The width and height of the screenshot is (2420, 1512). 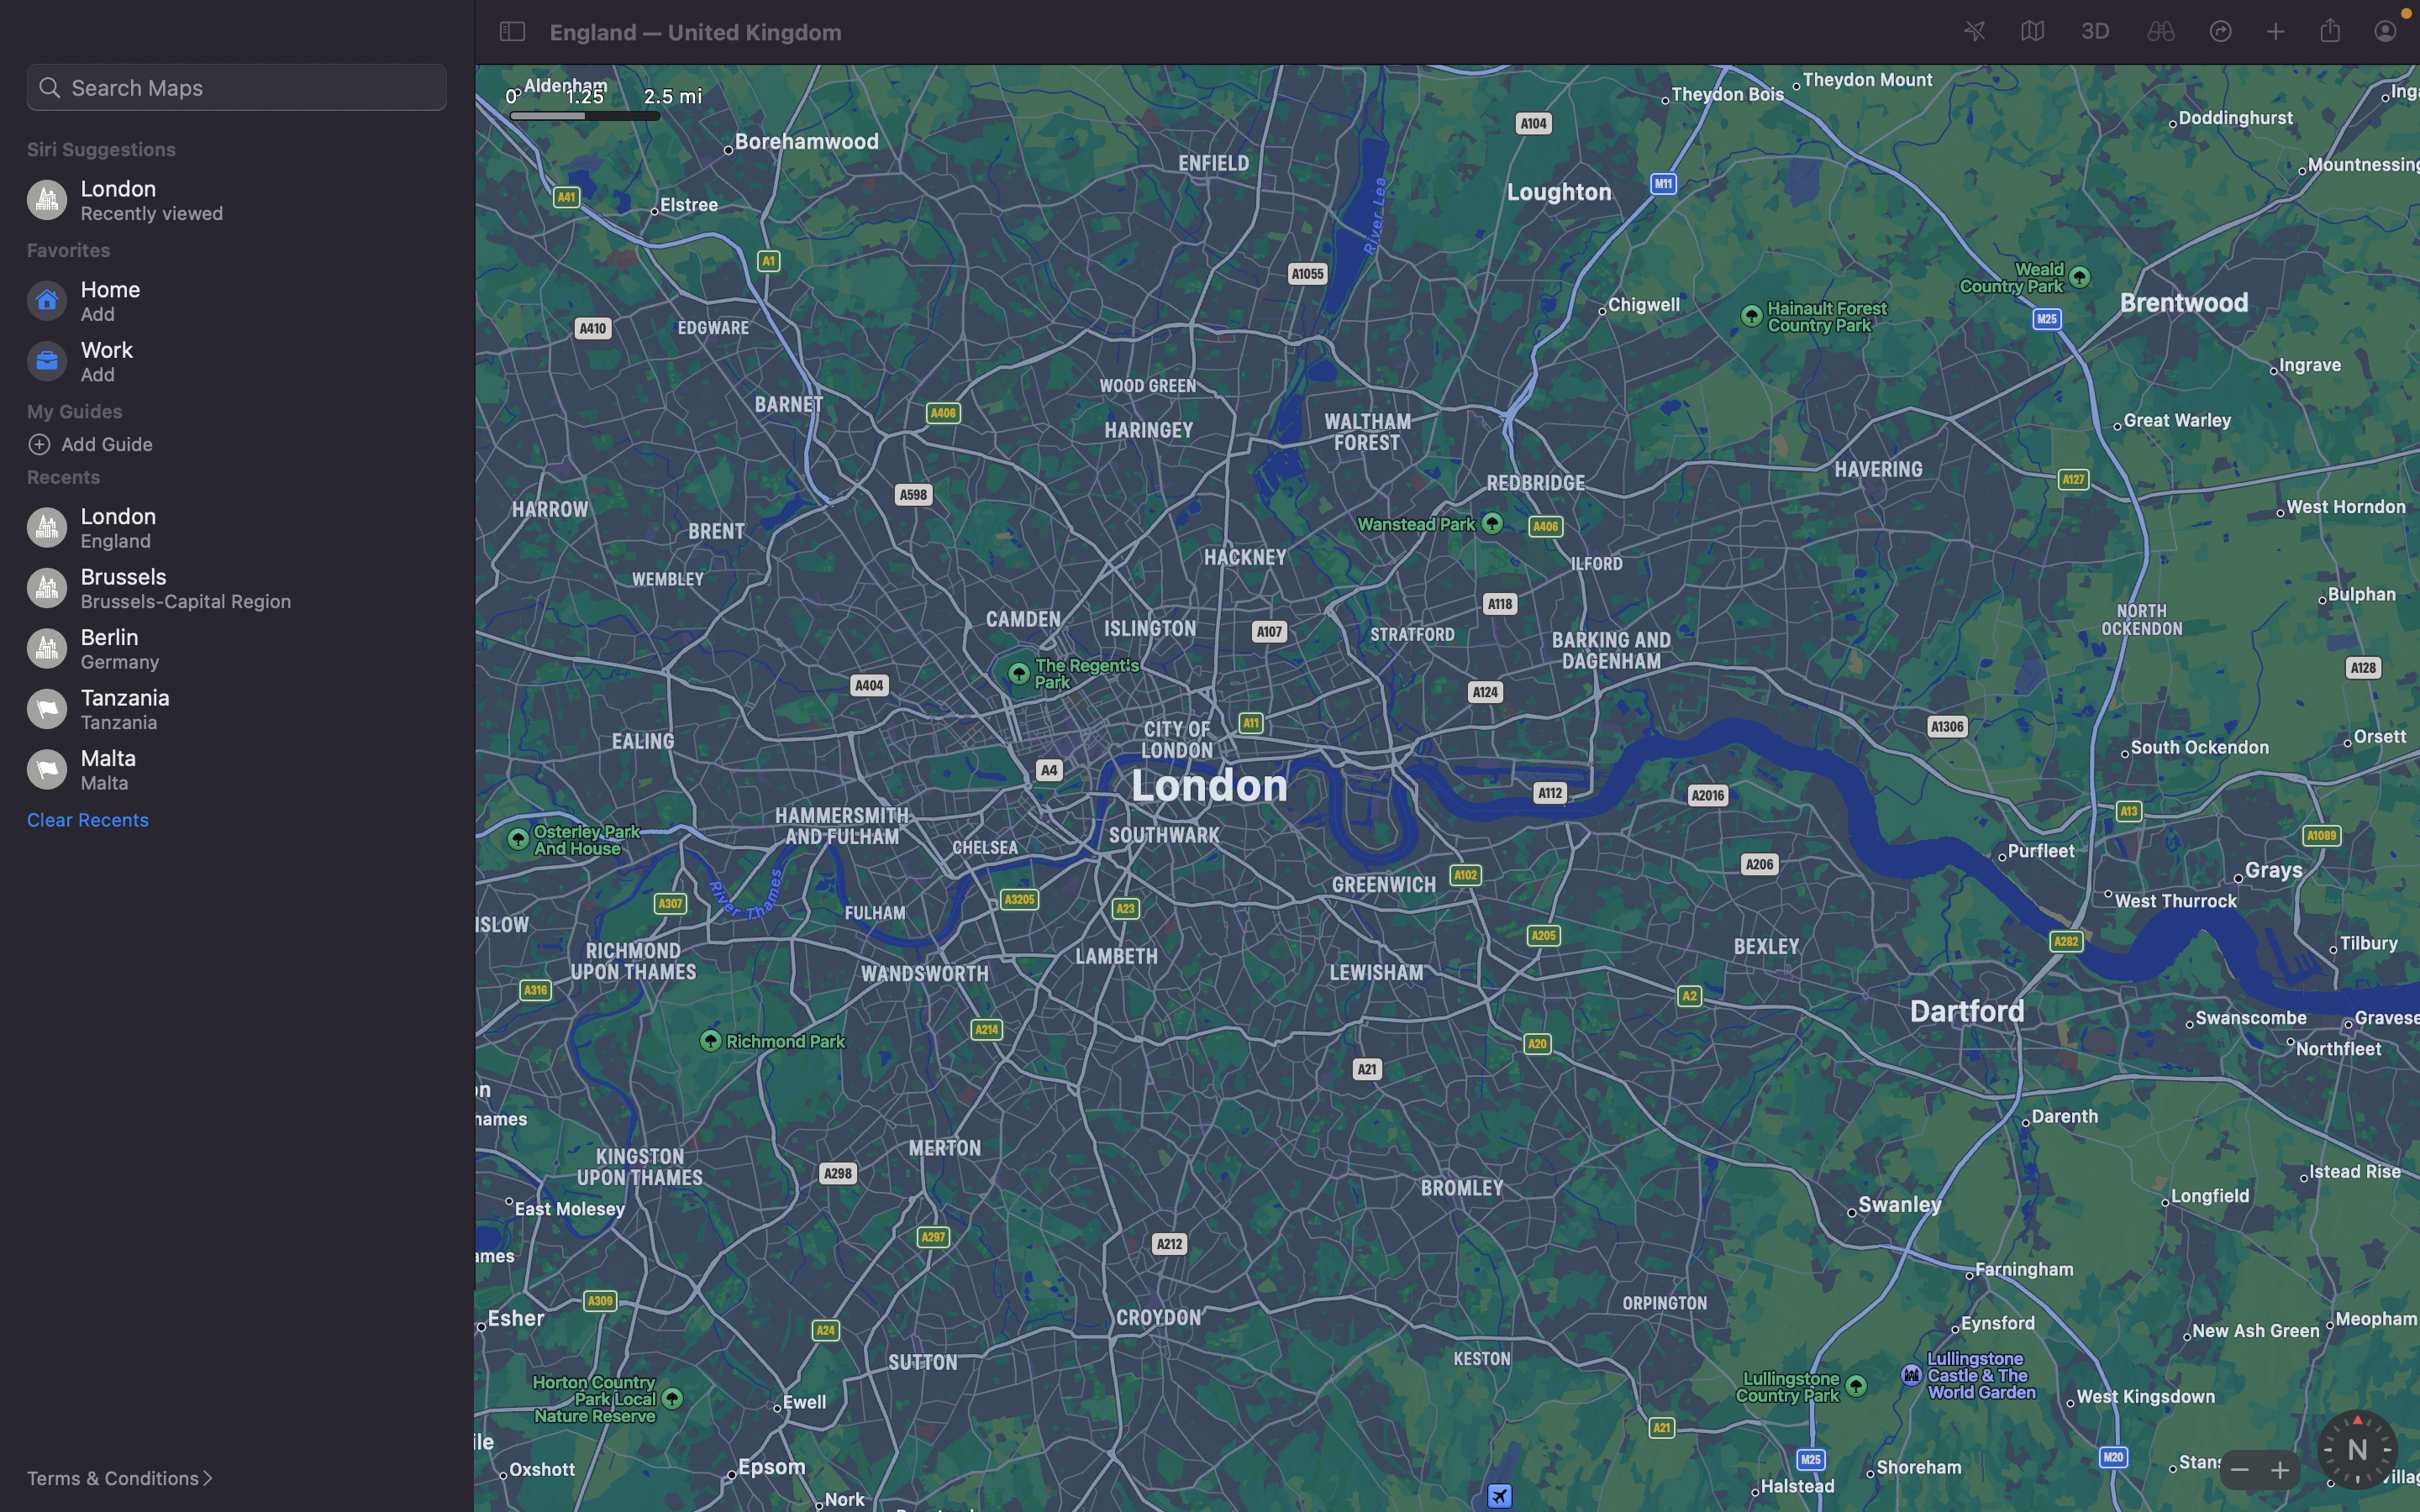 What do you see at coordinates (244, 443) in the screenshot?
I see `Incorporate a new dimension named "bars" to your guide` at bounding box center [244, 443].